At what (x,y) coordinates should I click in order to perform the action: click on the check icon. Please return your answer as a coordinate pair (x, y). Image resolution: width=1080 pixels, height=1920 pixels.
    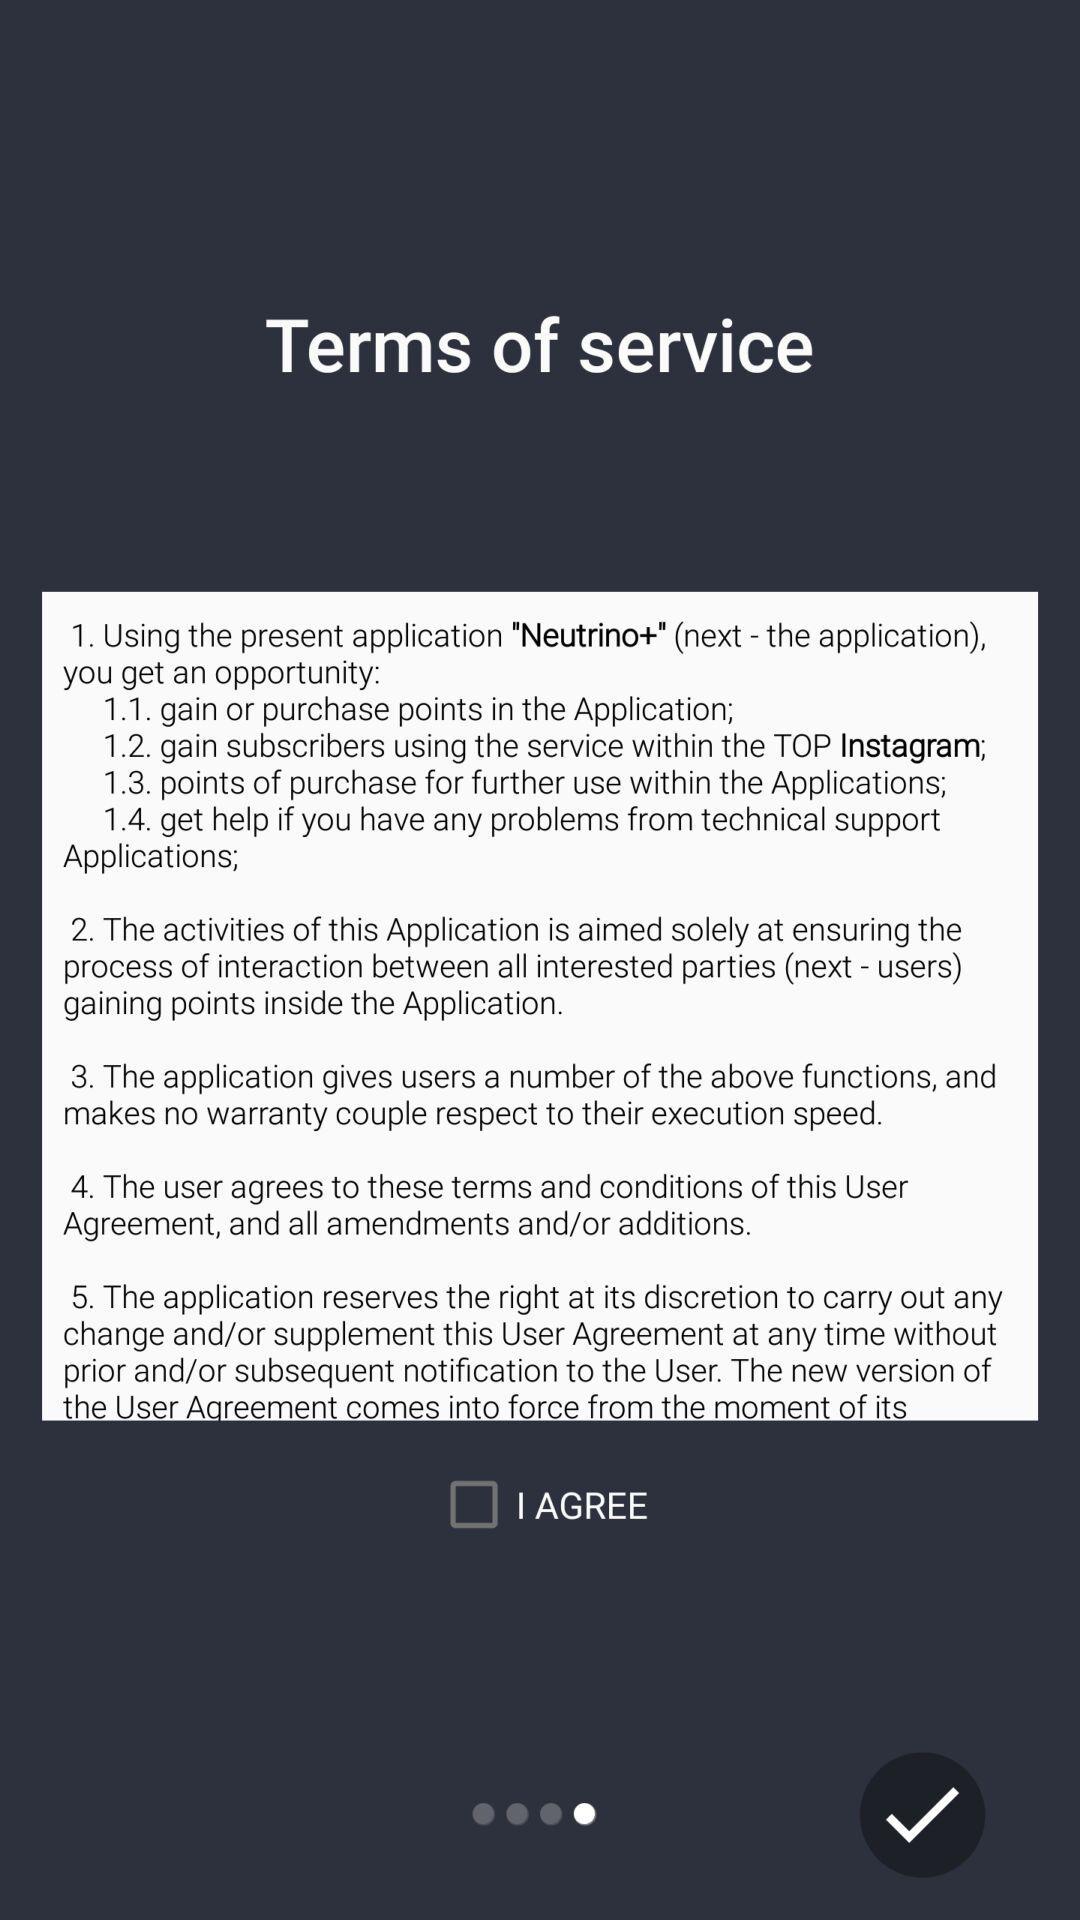
    Looking at the image, I should click on (922, 1814).